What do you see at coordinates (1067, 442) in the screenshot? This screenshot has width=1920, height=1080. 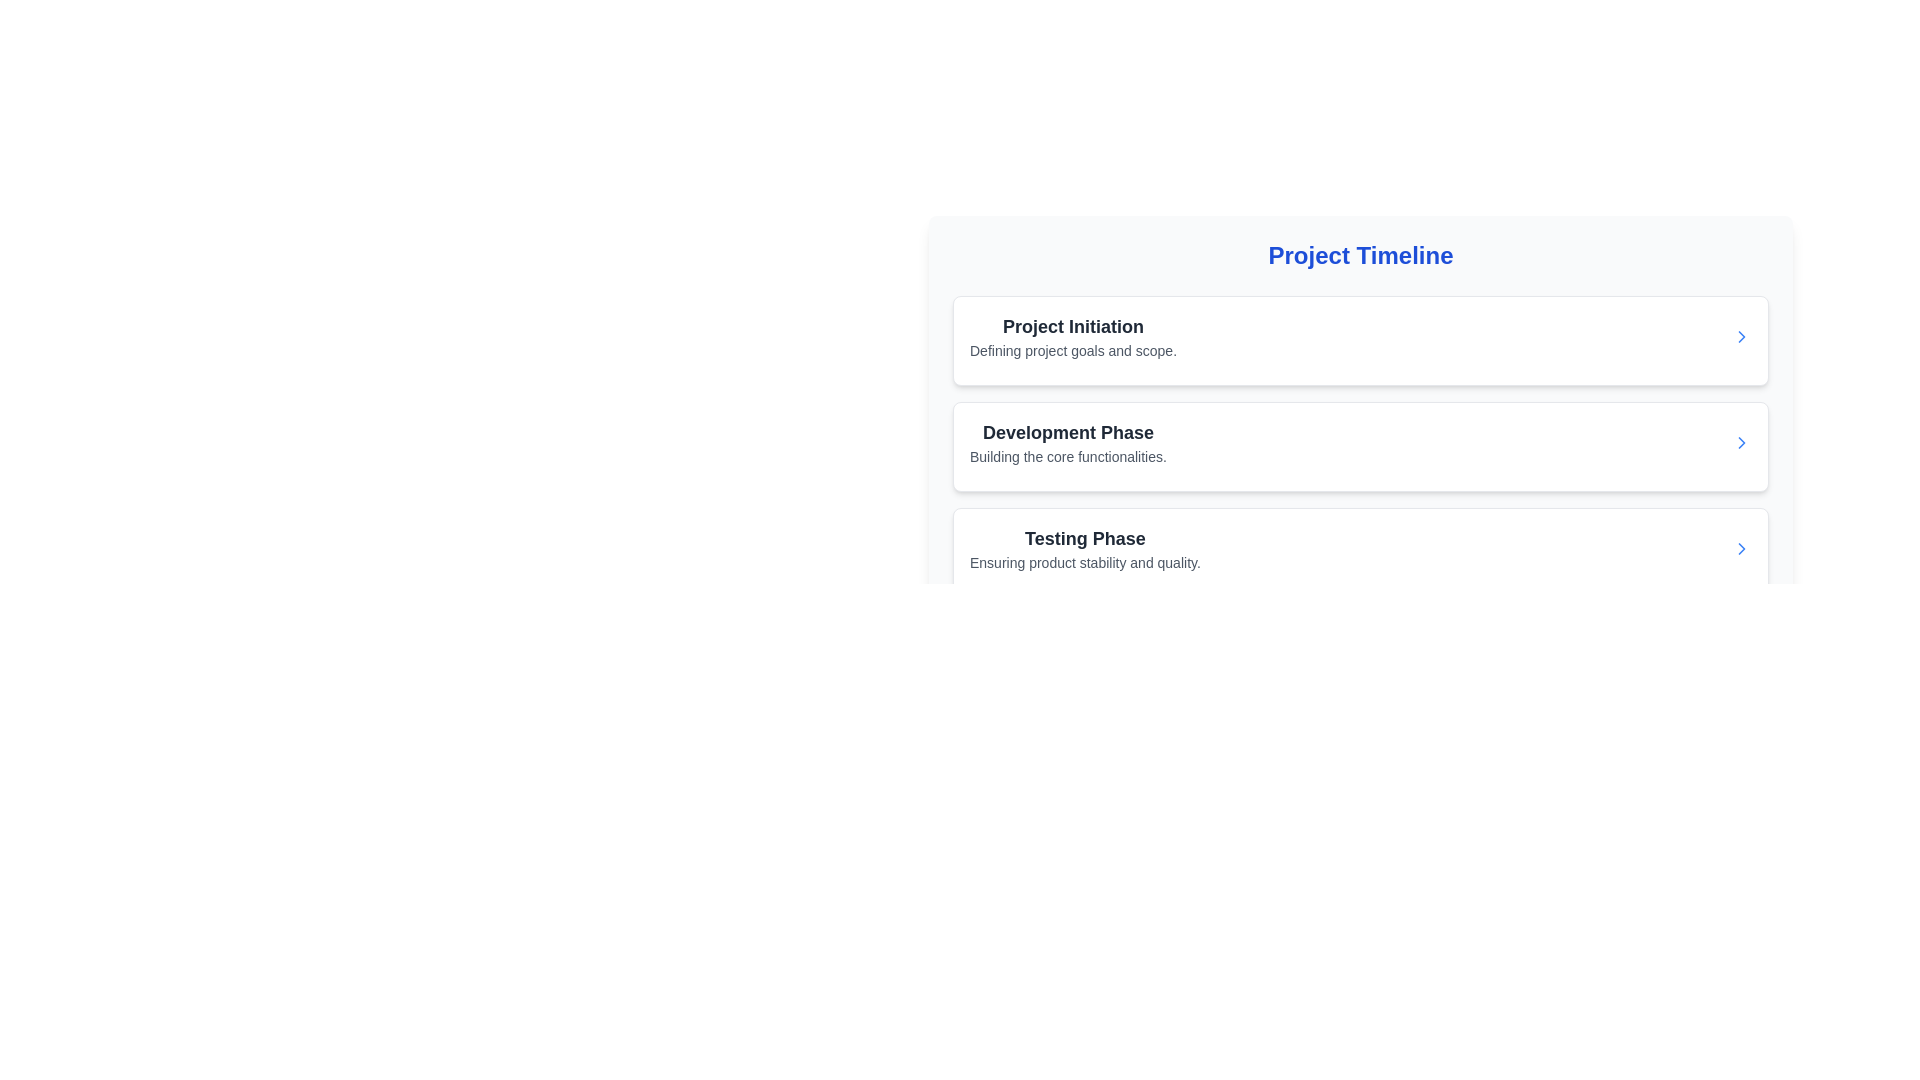 I see `the text block that serves as a descriptive header and subtitle for the current phase of the project timeline, positioned centrally between 'Project Initiation' and 'Testing Phase'` at bounding box center [1067, 442].